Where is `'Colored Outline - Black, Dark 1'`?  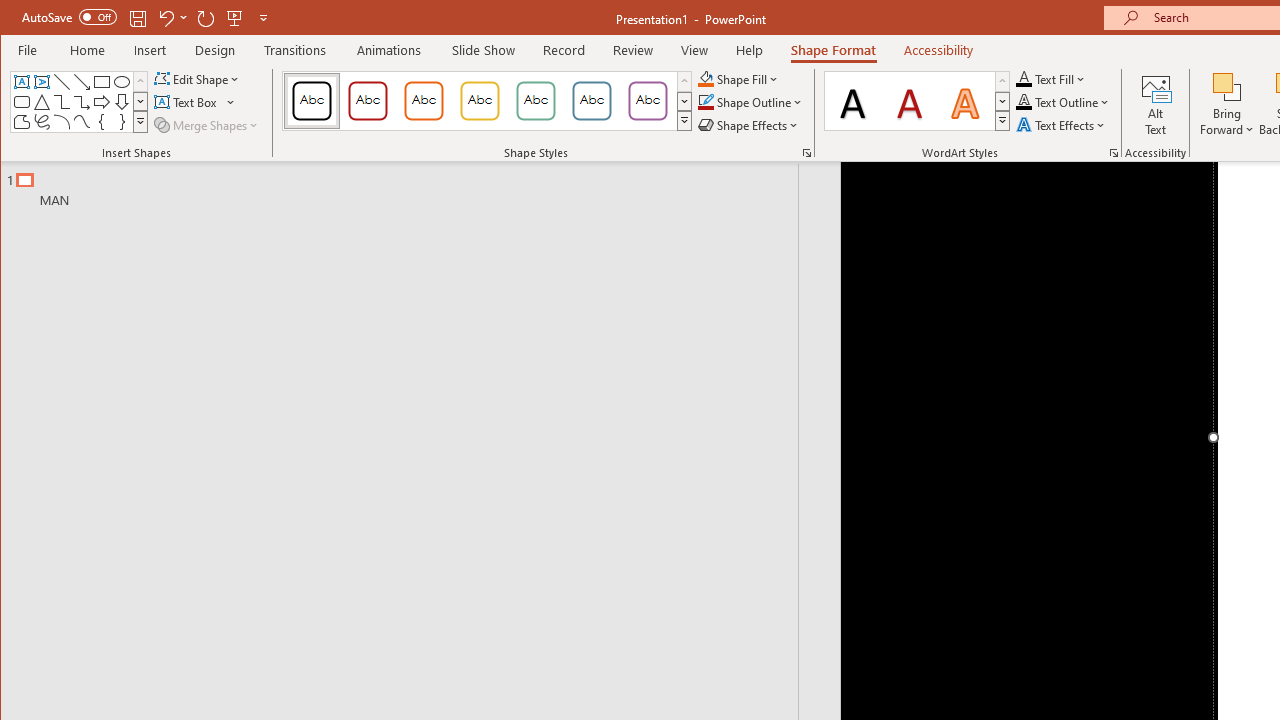 'Colored Outline - Black, Dark 1' is located at coordinates (311, 100).